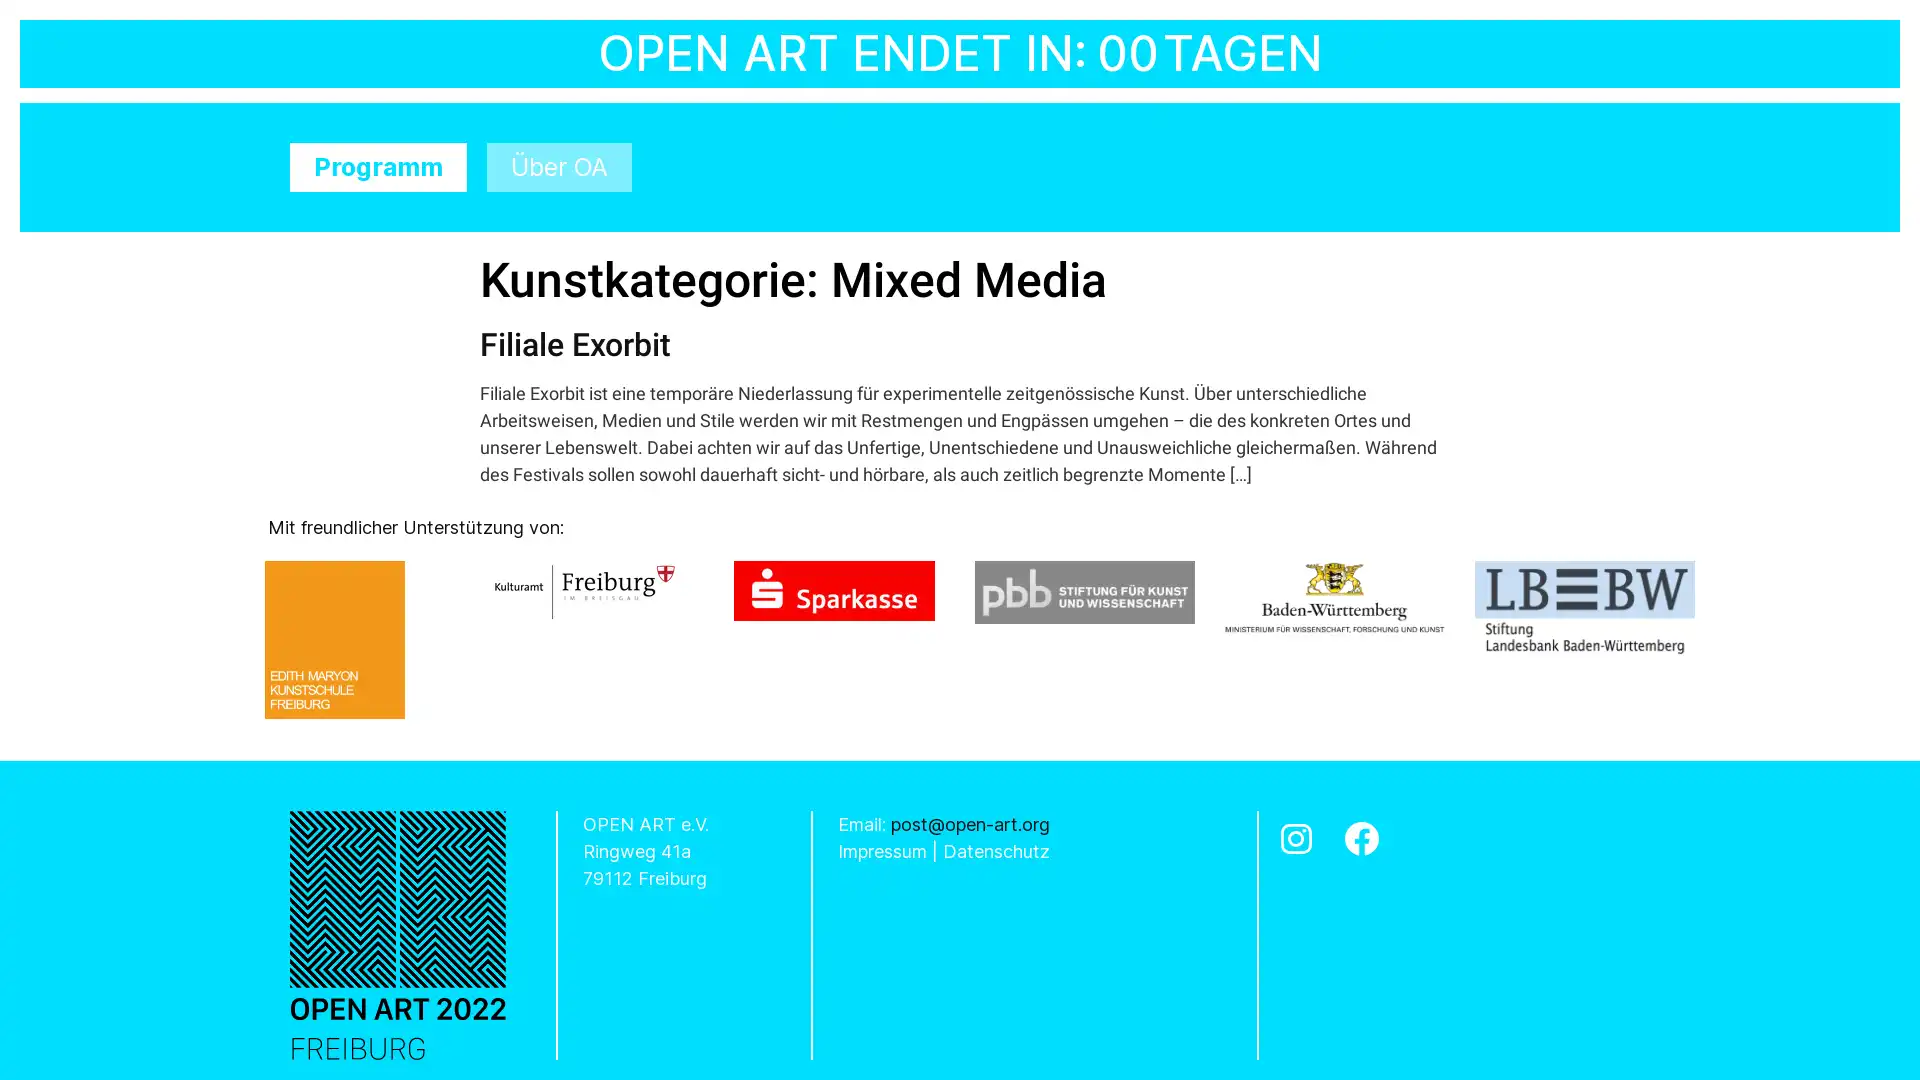  Describe the element at coordinates (559, 166) in the screenshot. I see `Uber OA` at that location.